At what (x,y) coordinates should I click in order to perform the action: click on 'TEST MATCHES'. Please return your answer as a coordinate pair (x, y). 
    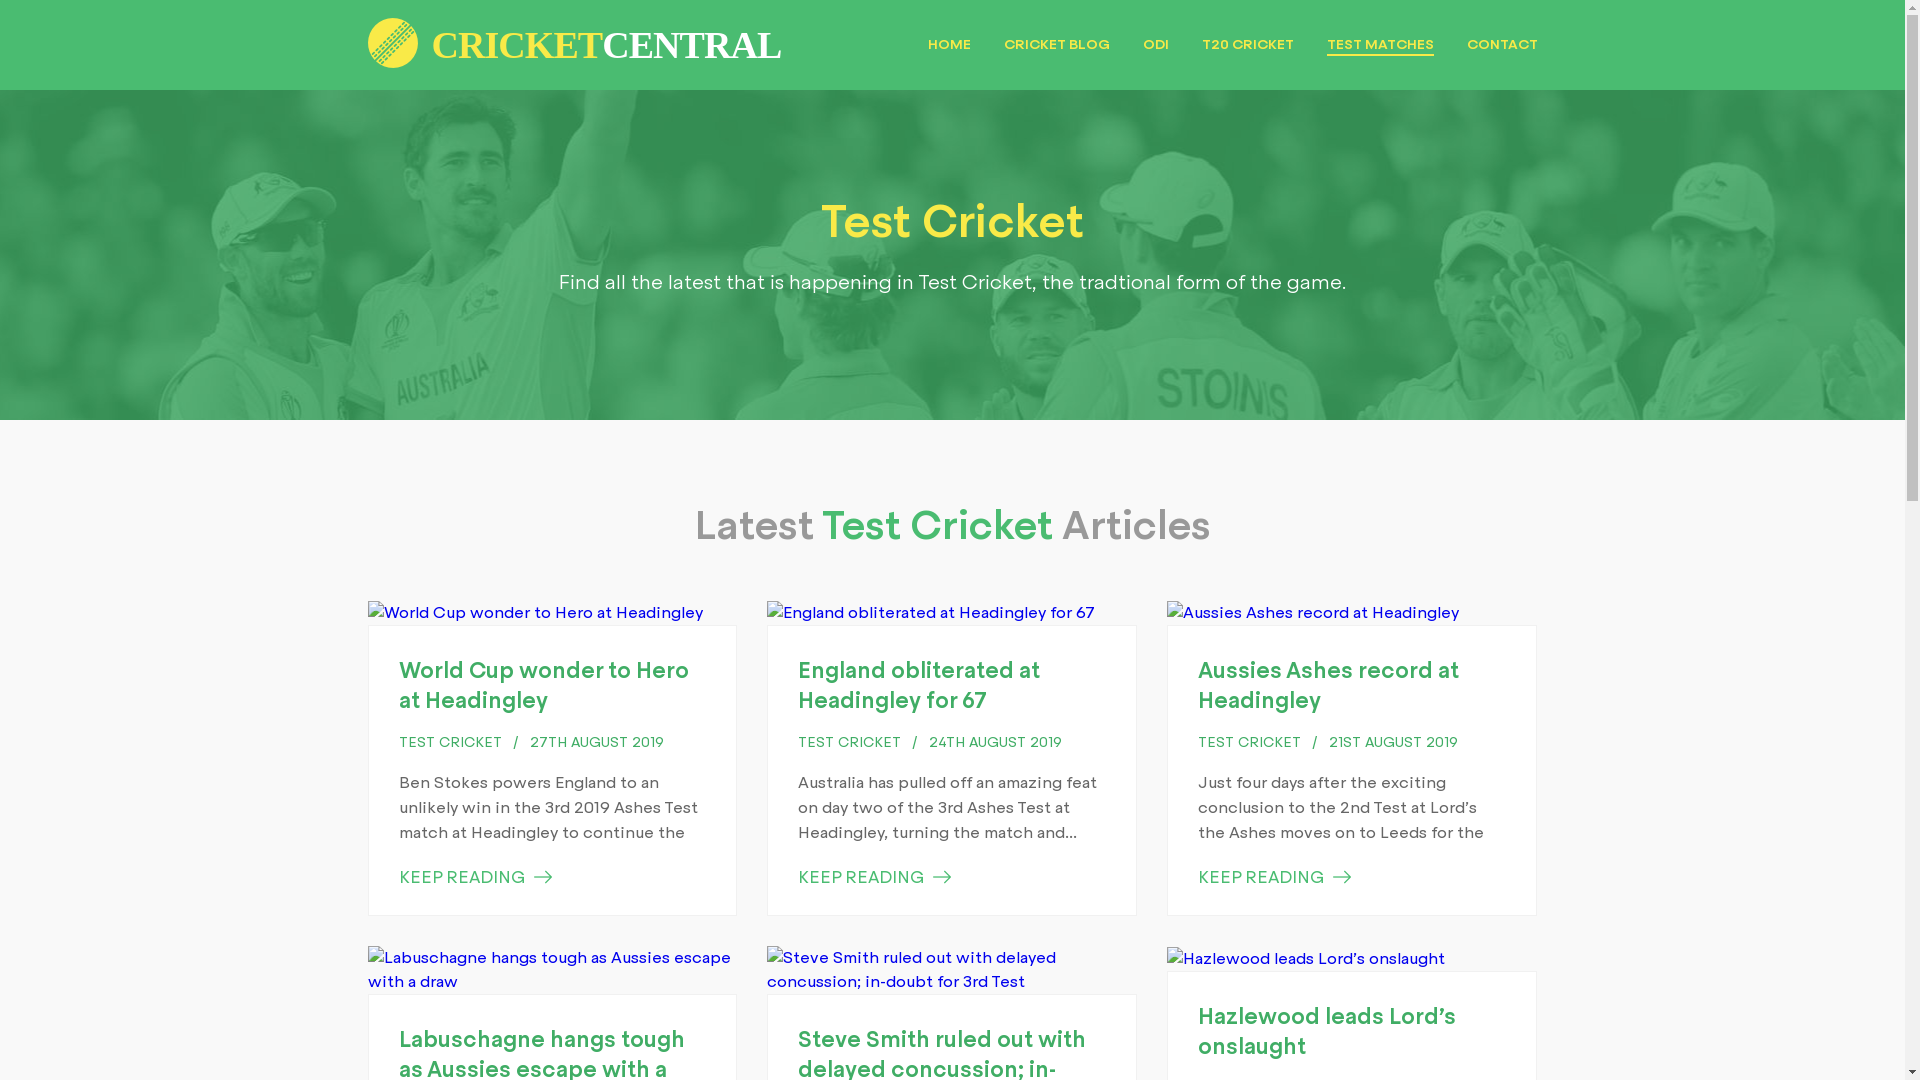
    Looking at the image, I should click on (1325, 45).